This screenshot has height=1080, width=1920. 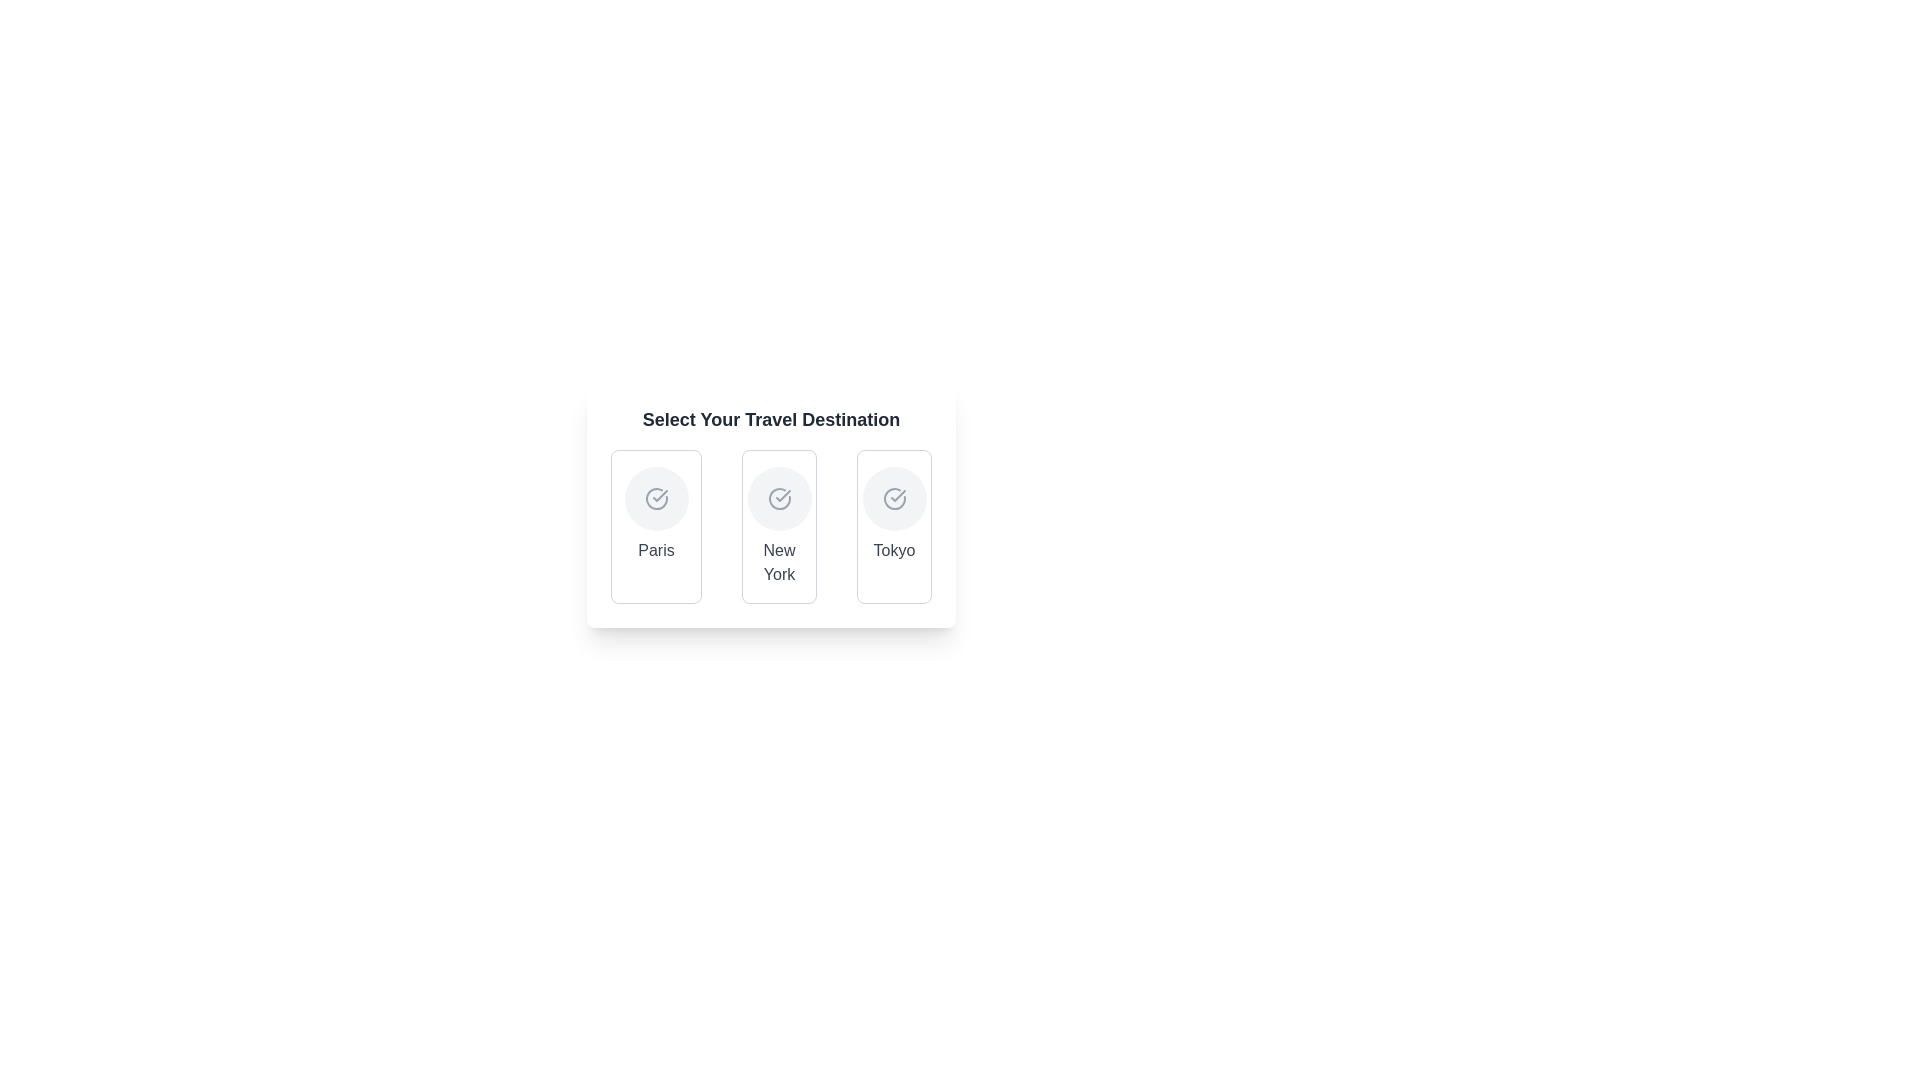 What do you see at coordinates (778, 526) in the screenshot?
I see `the 'New York' card-style button in the 'Select Your Travel Destination' menu` at bounding box center [778, 526].